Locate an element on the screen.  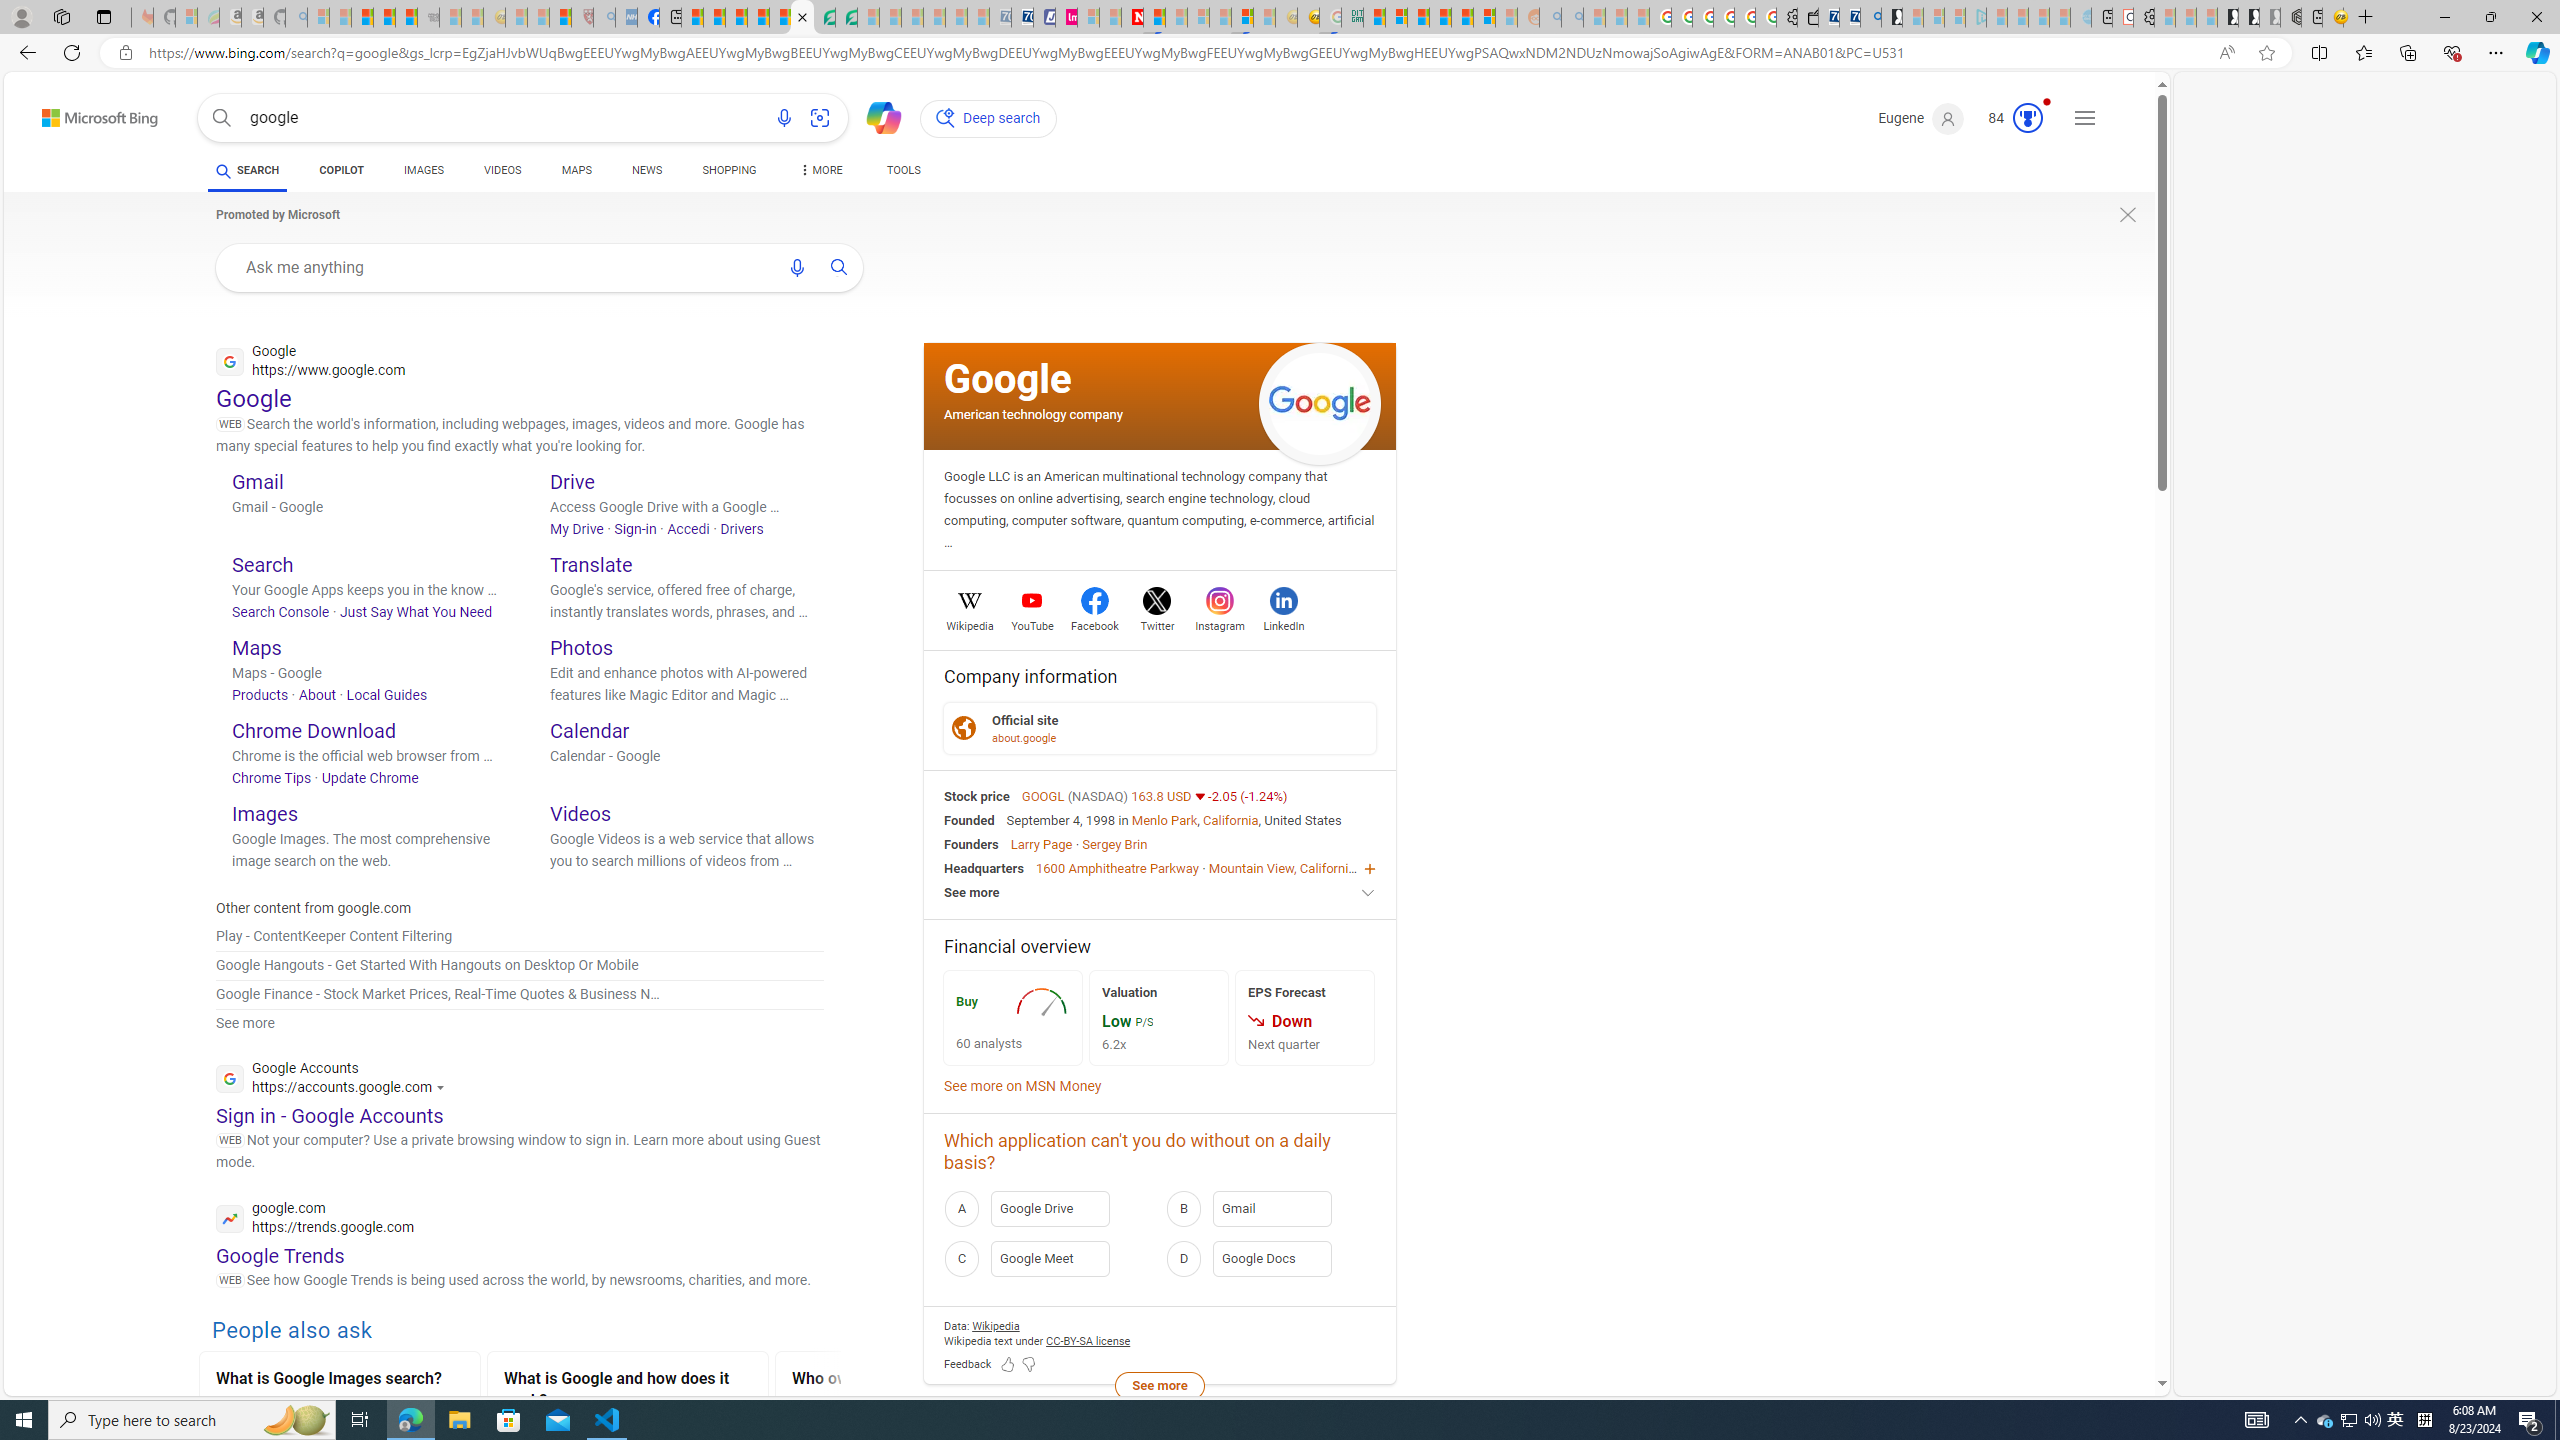
'AutomationID: uaseabtn' is located at coordinates (839, 267).